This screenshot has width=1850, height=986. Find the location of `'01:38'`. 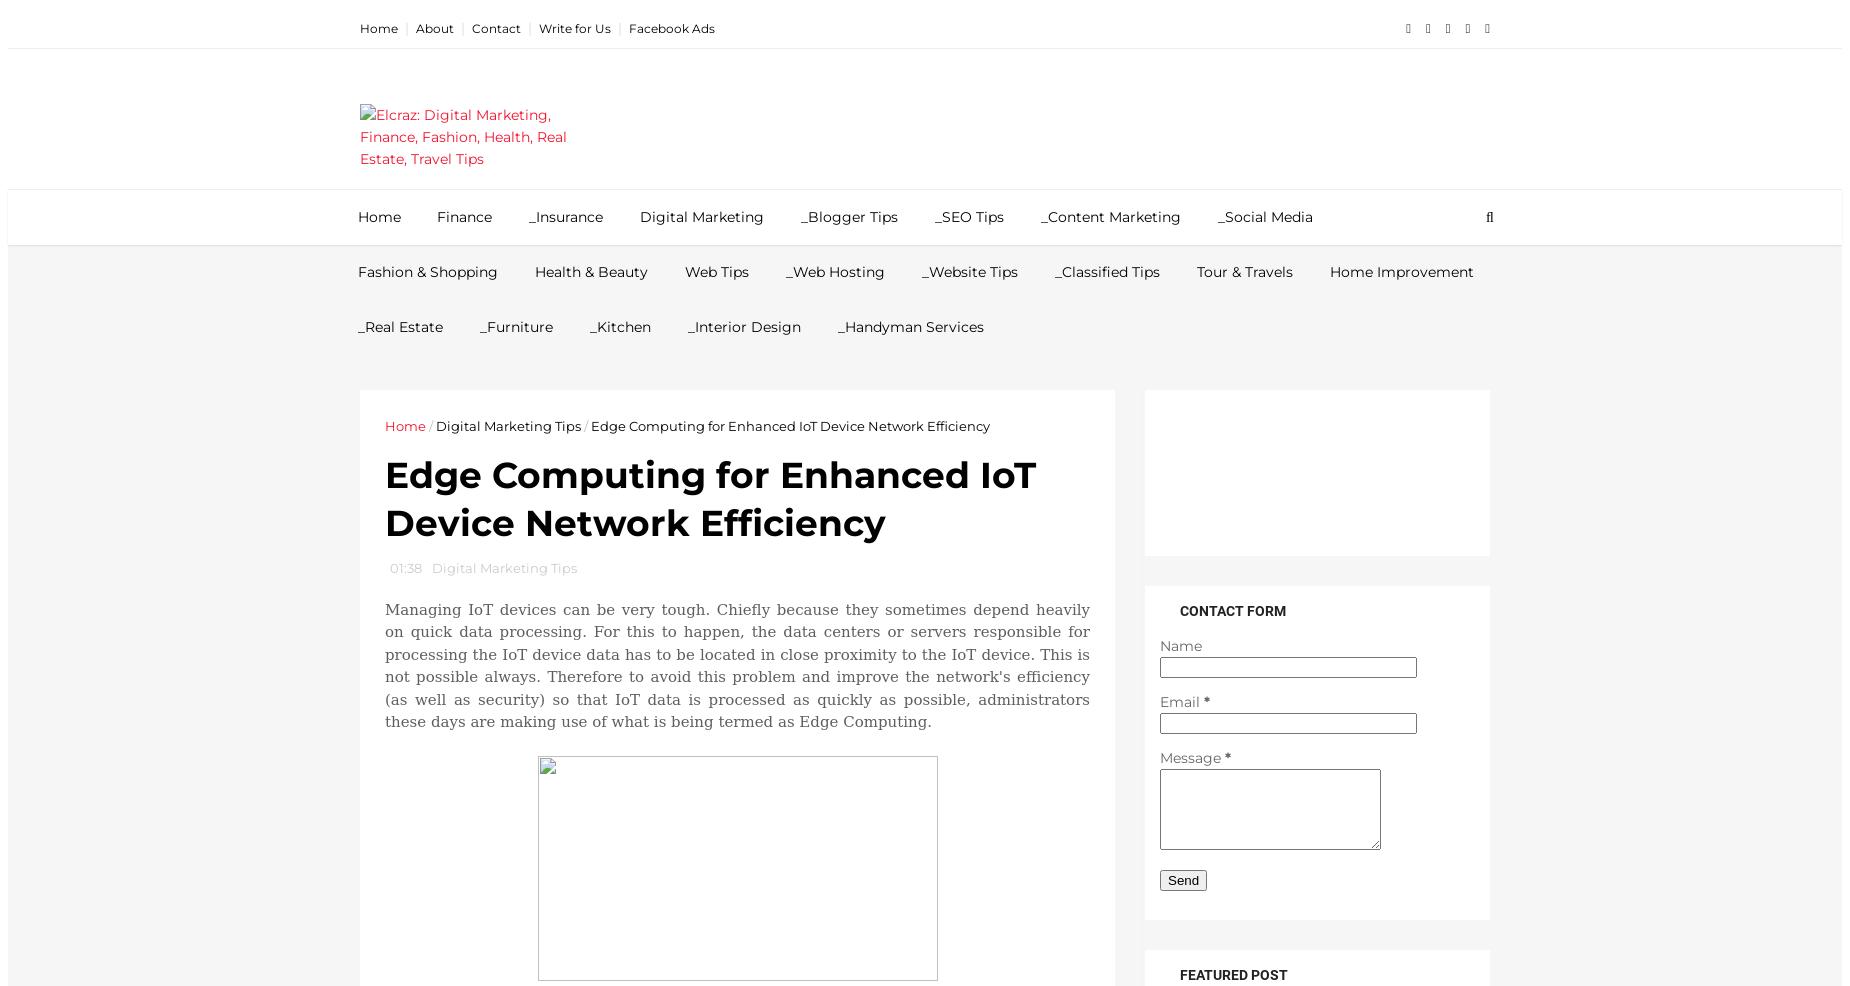

'01:38' is located at coordinates (405, 566).